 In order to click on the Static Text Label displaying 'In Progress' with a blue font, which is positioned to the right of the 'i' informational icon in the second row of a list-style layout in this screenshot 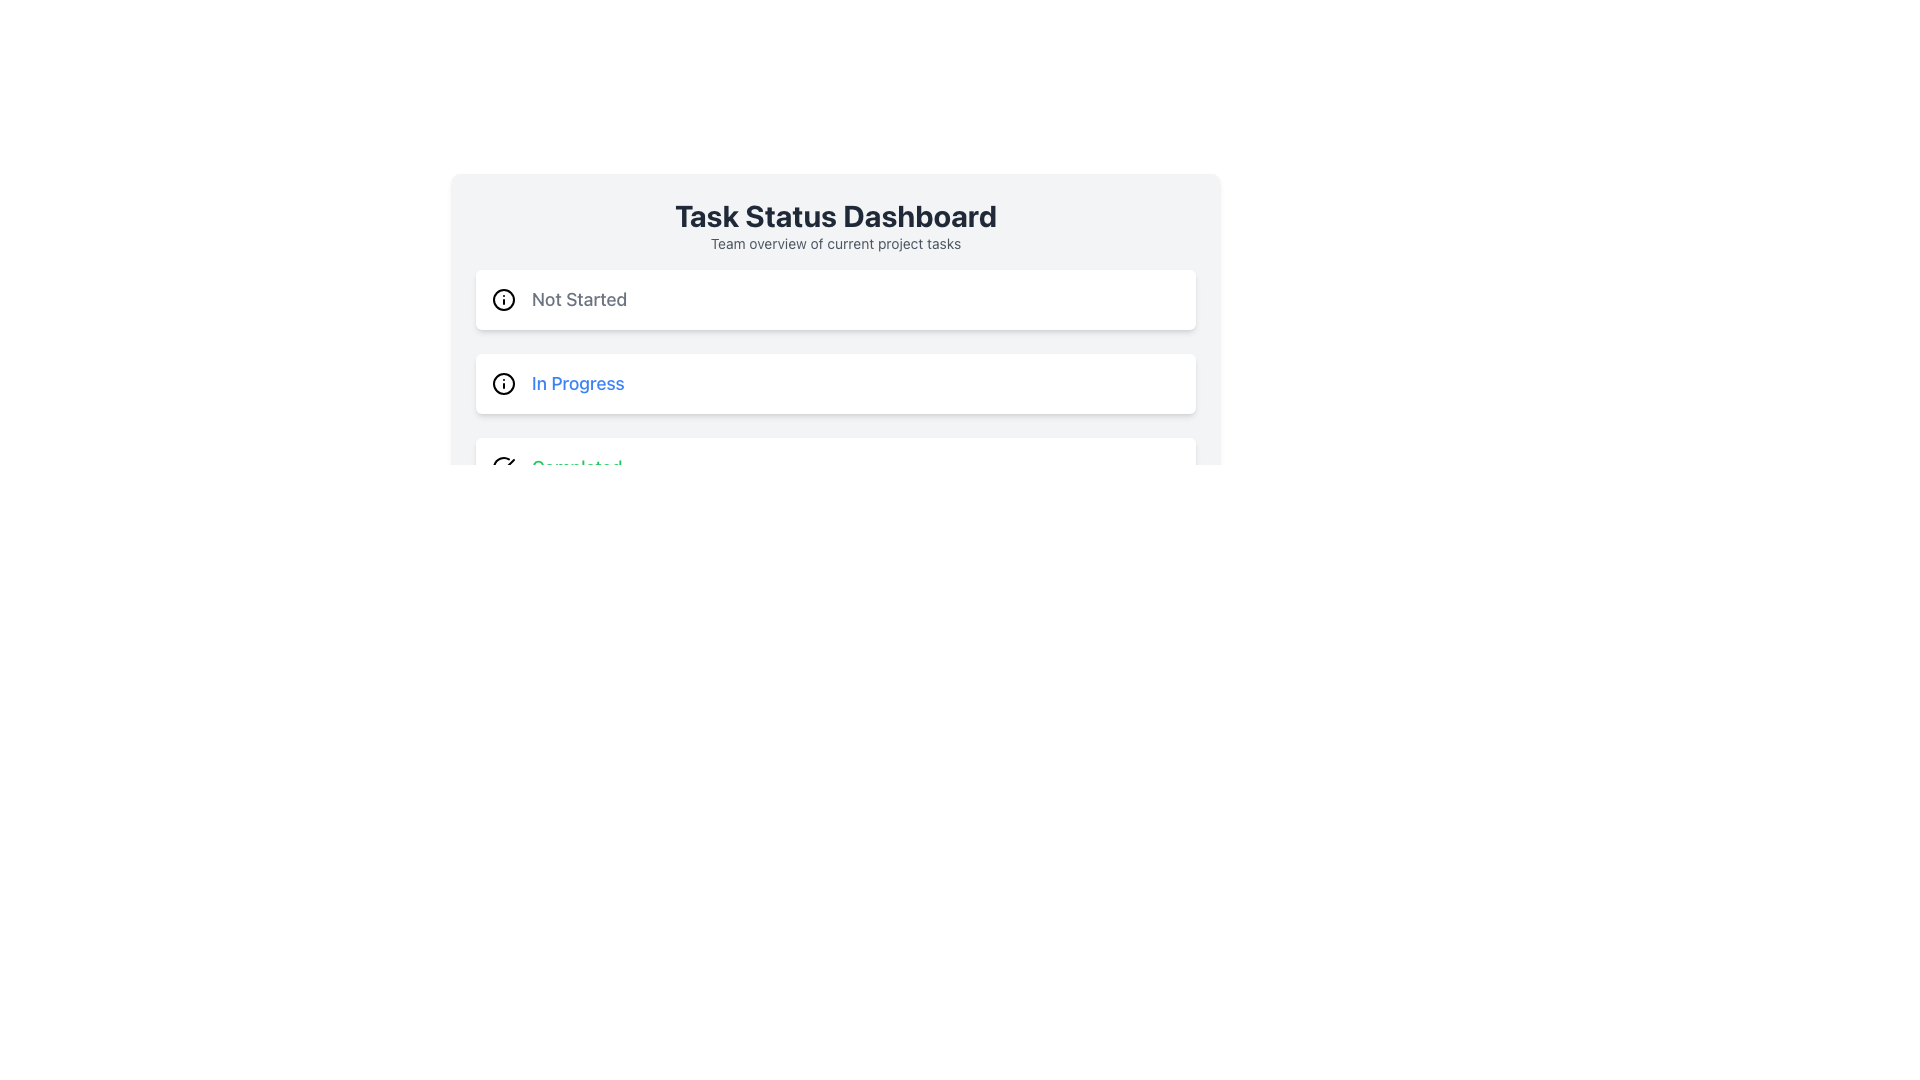, I will do `click(577, 384)`.